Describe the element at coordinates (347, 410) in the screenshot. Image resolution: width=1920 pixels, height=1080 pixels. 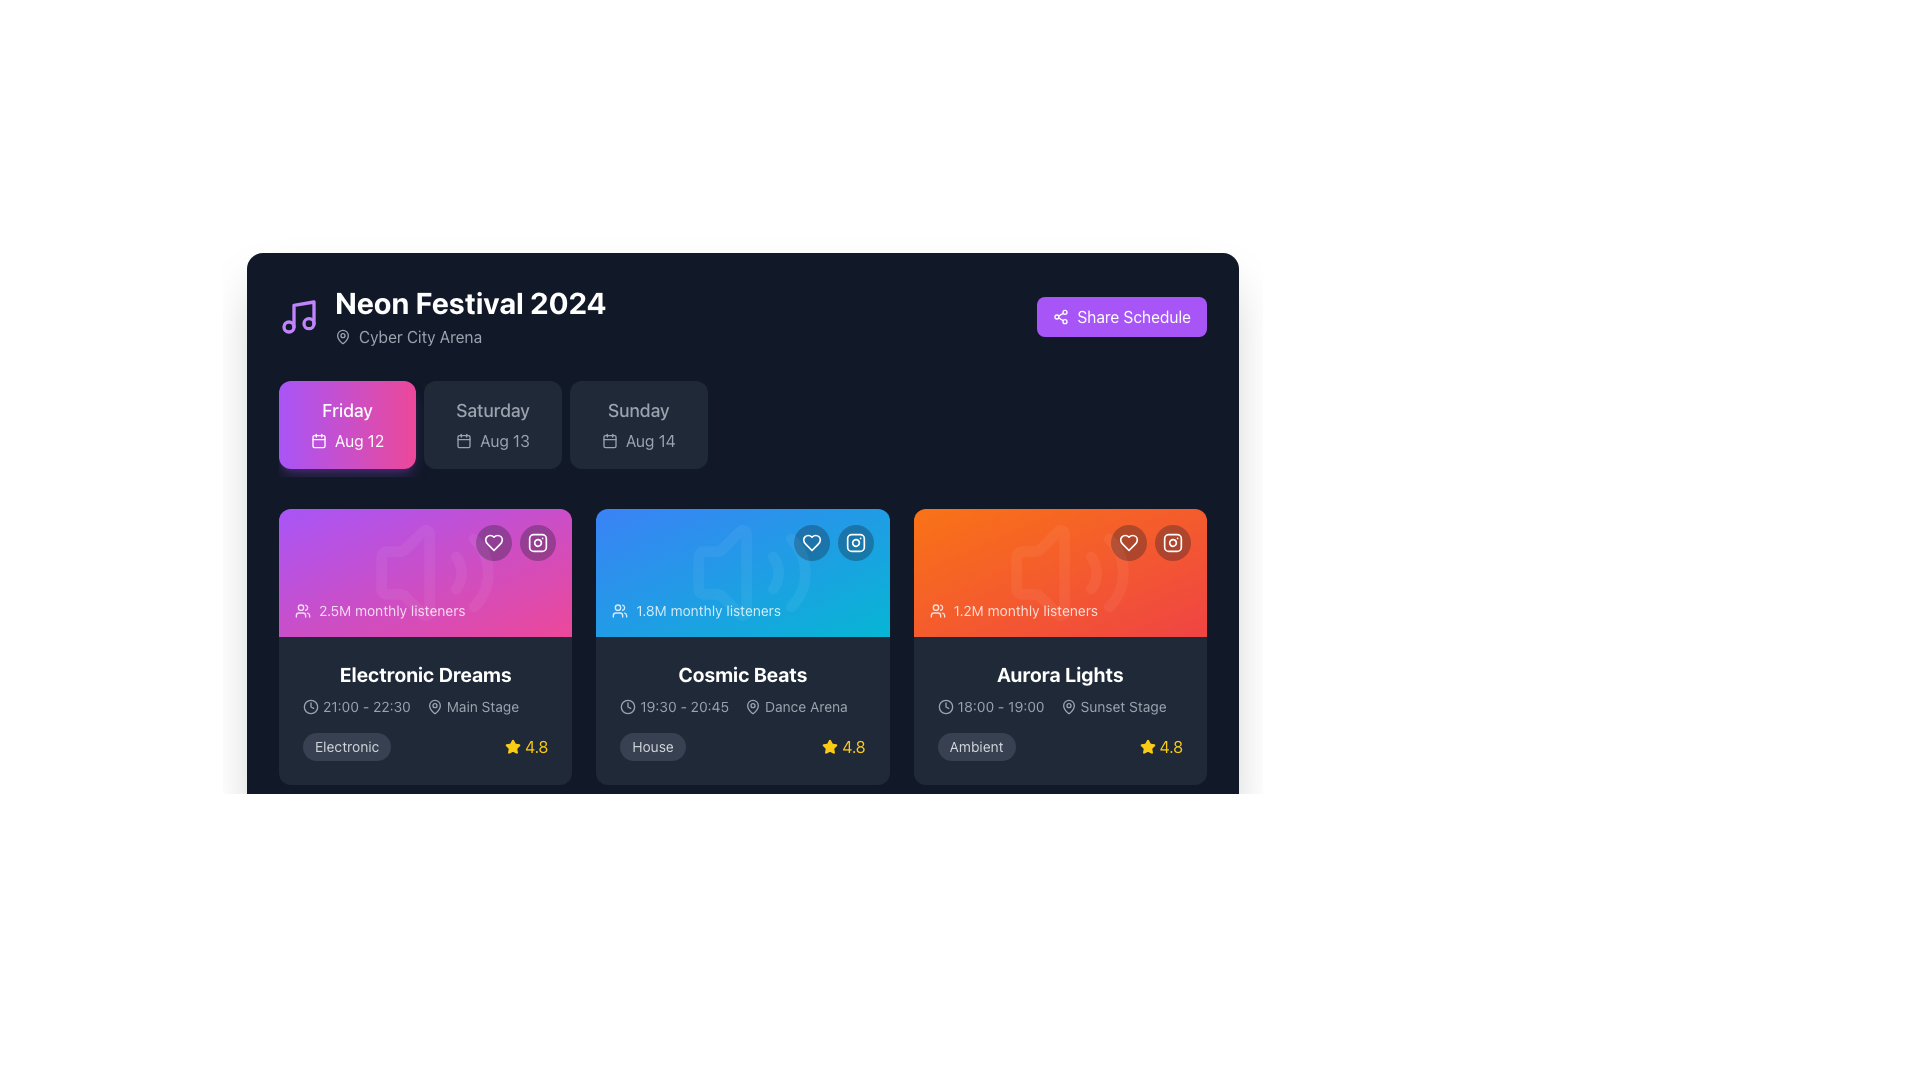
I see `text displayed in the upper-left Text Label of the card that indicates the day for the relevant date or event` at that location.